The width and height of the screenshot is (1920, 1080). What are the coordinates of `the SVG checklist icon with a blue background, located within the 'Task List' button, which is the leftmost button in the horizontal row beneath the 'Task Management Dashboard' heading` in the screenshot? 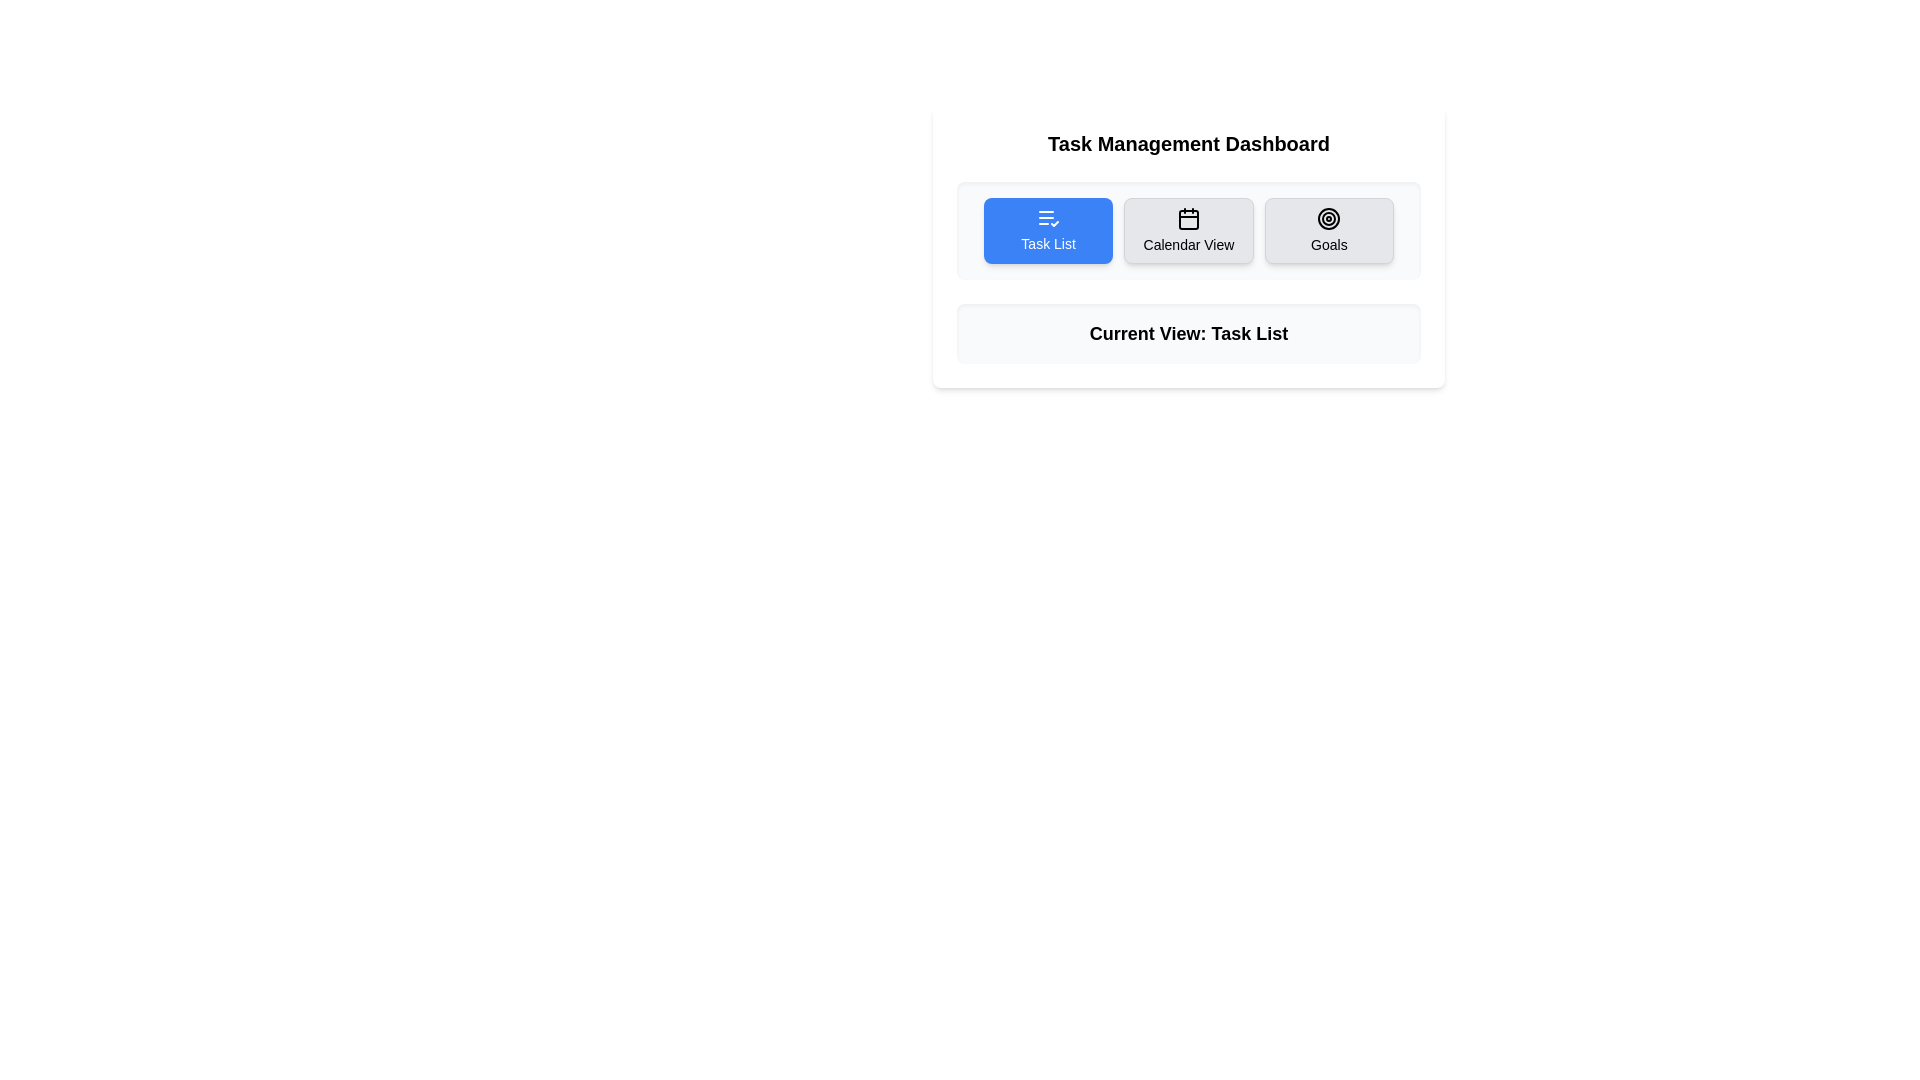 It's located at (1047, 218).